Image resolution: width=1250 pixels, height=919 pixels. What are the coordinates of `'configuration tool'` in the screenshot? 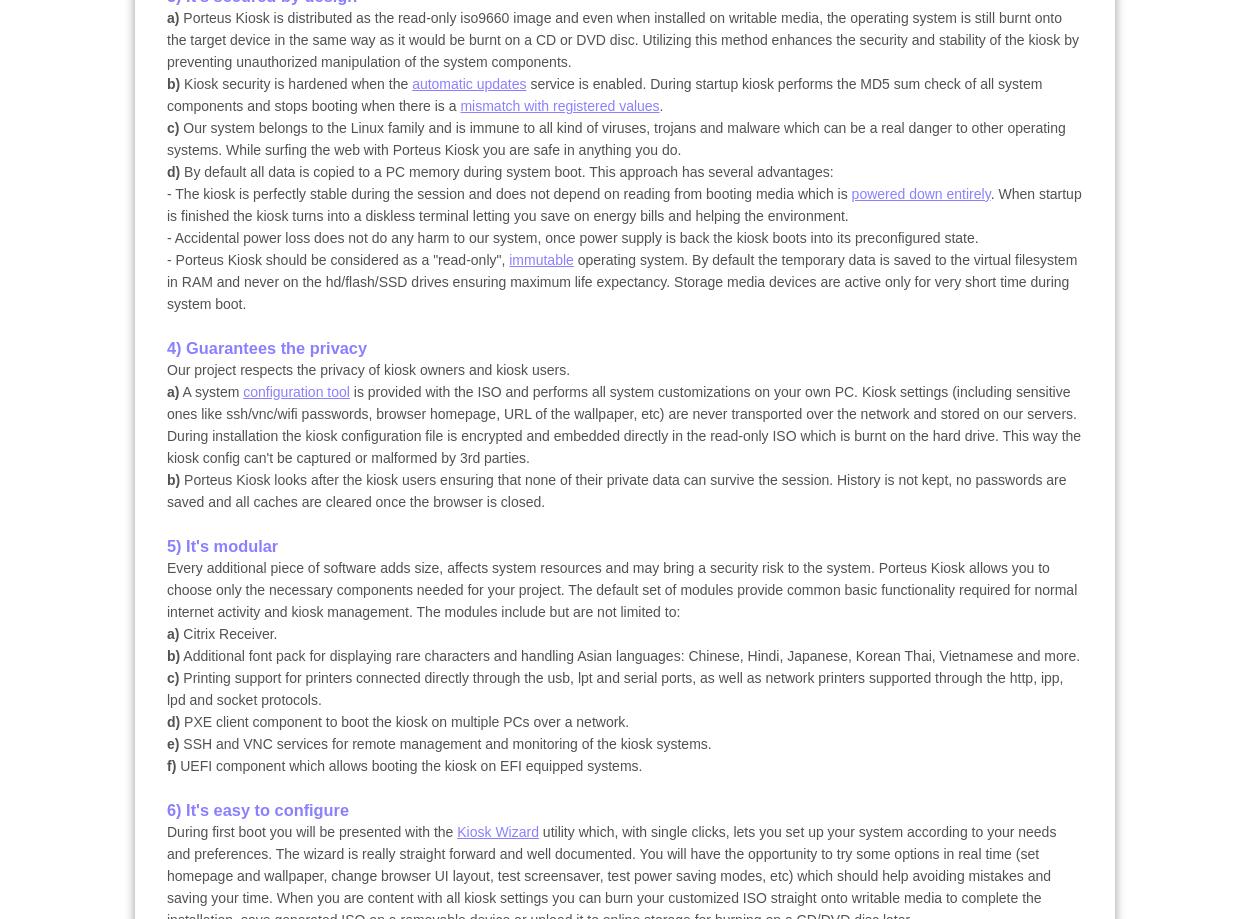 It's located at (296, 392).